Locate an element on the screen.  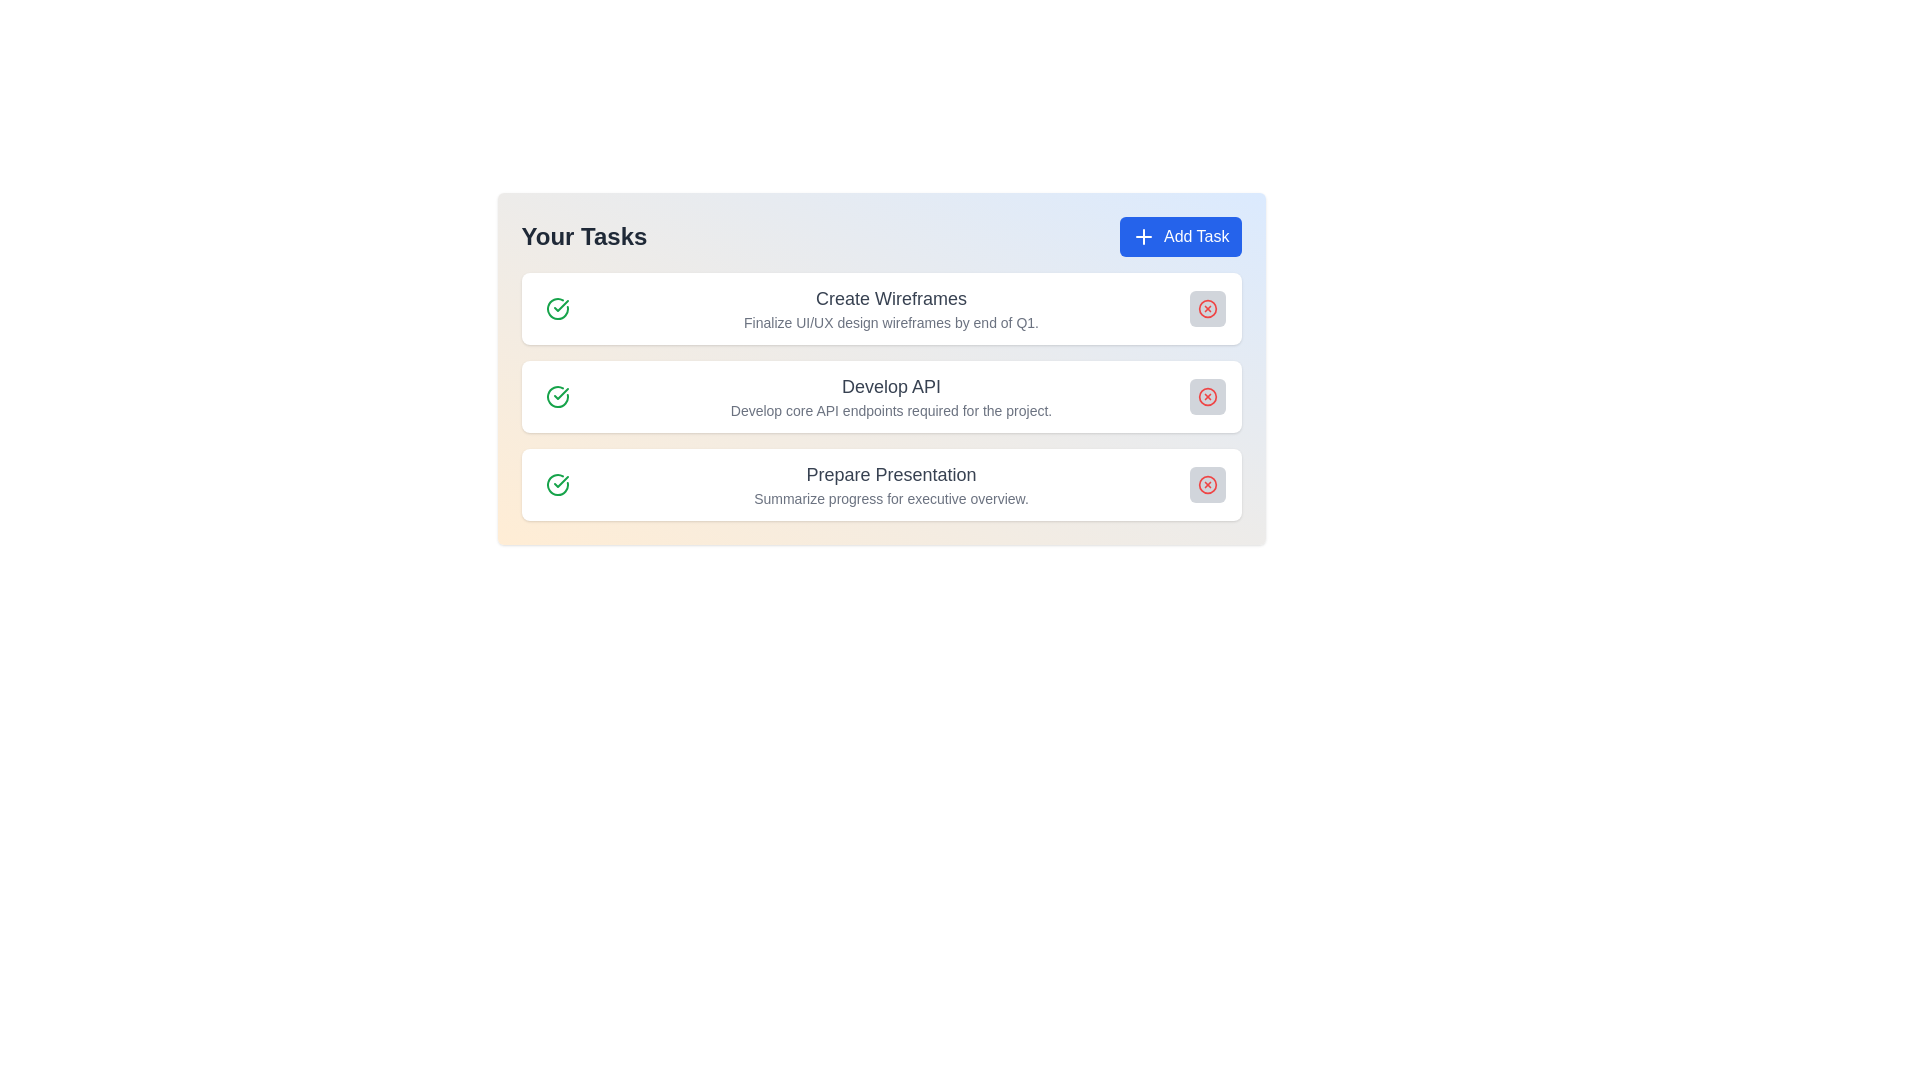
the outermost SVG Circle next to the 'Create Wireframes' task item, which serves as a decorative or interactive feature is located at coordinates (1206, 308).